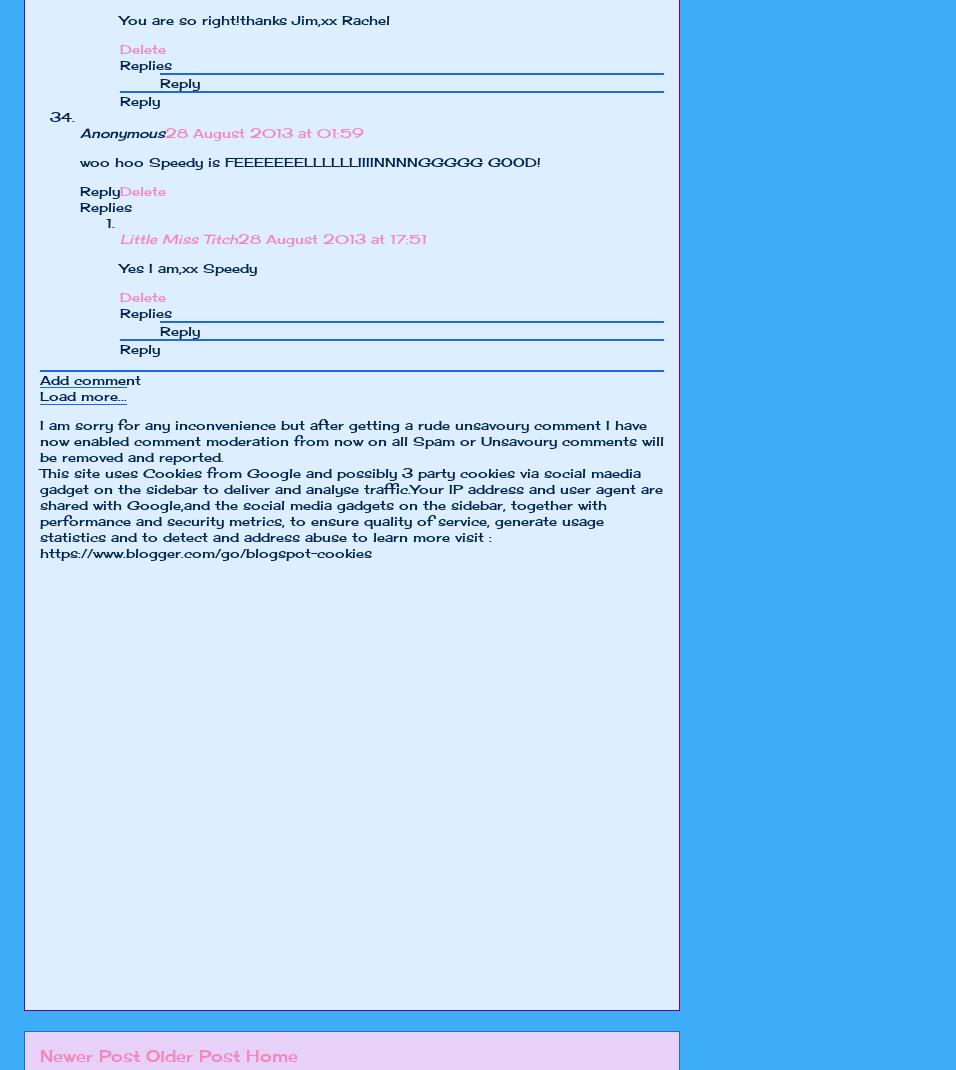  I want to click on 'Little Miss Titch', so click(118, 238).